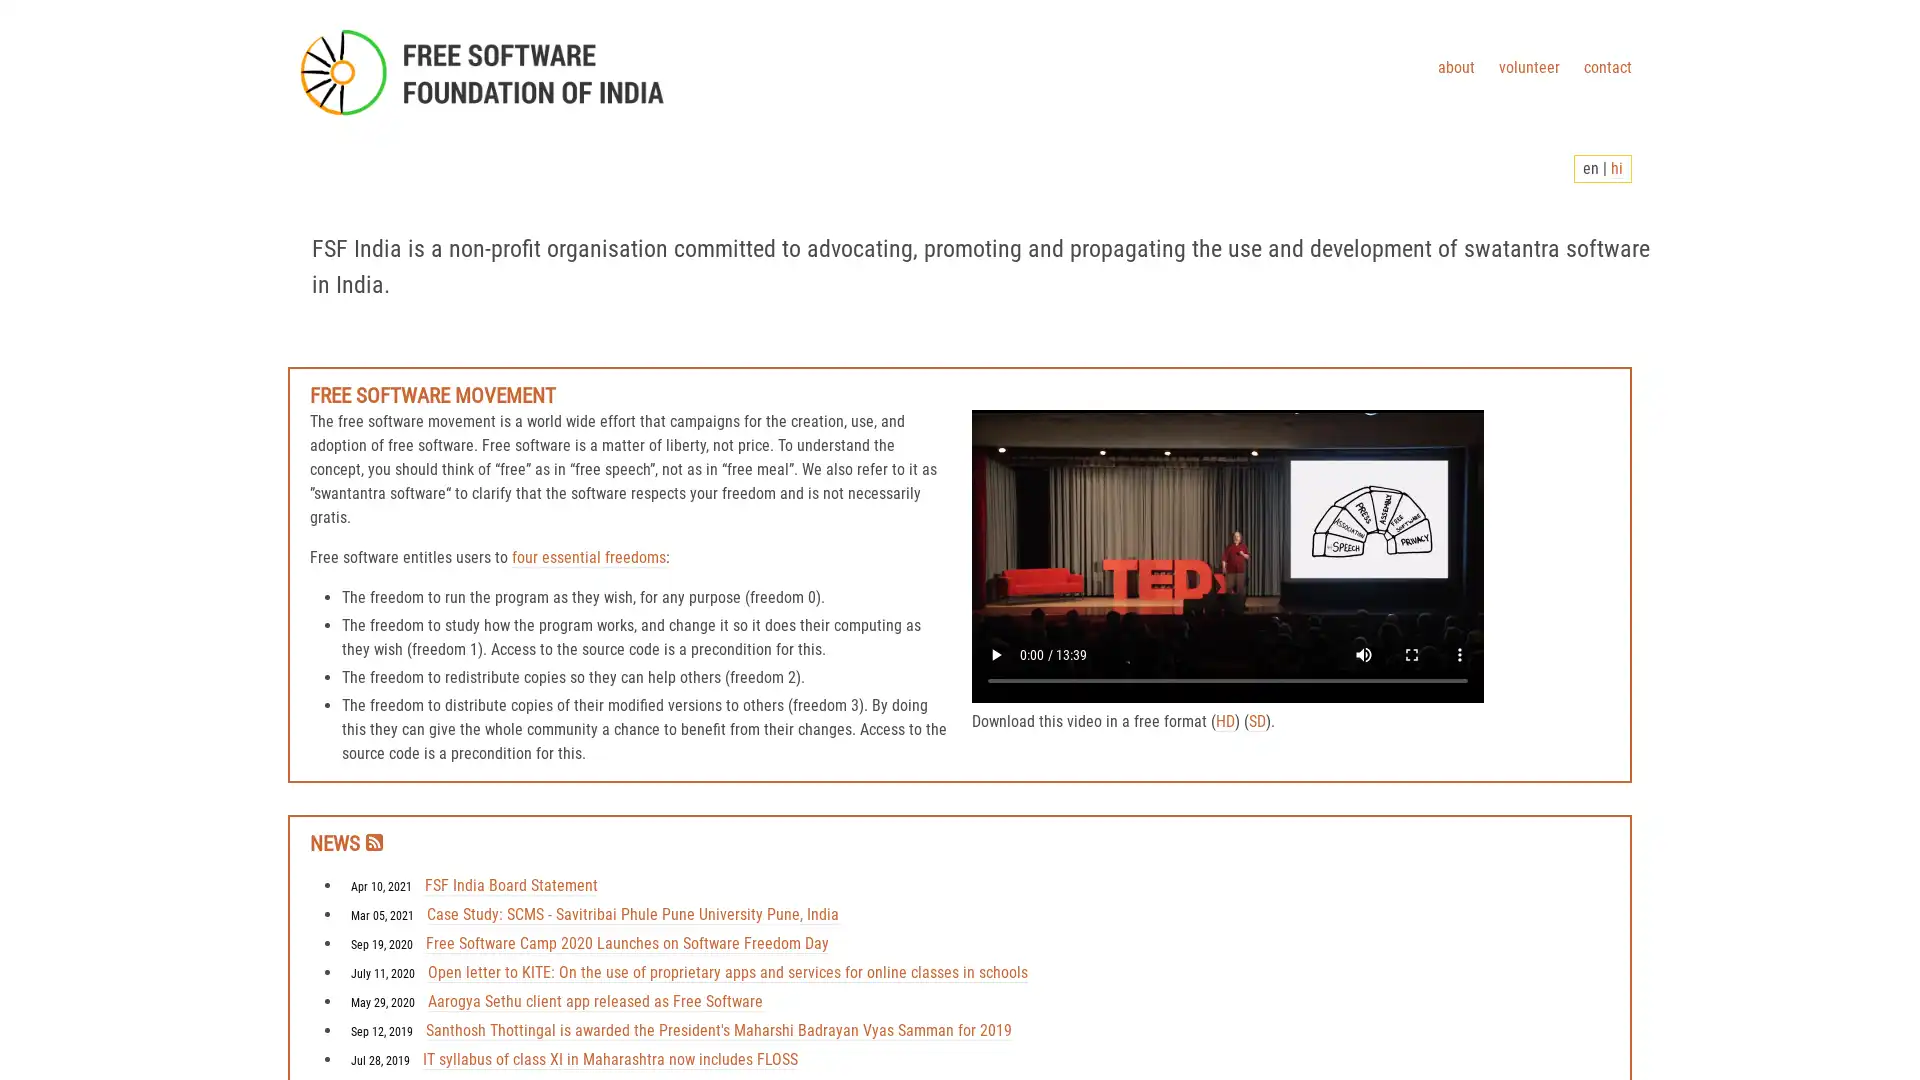  I want to click on play, so click(996, 655).